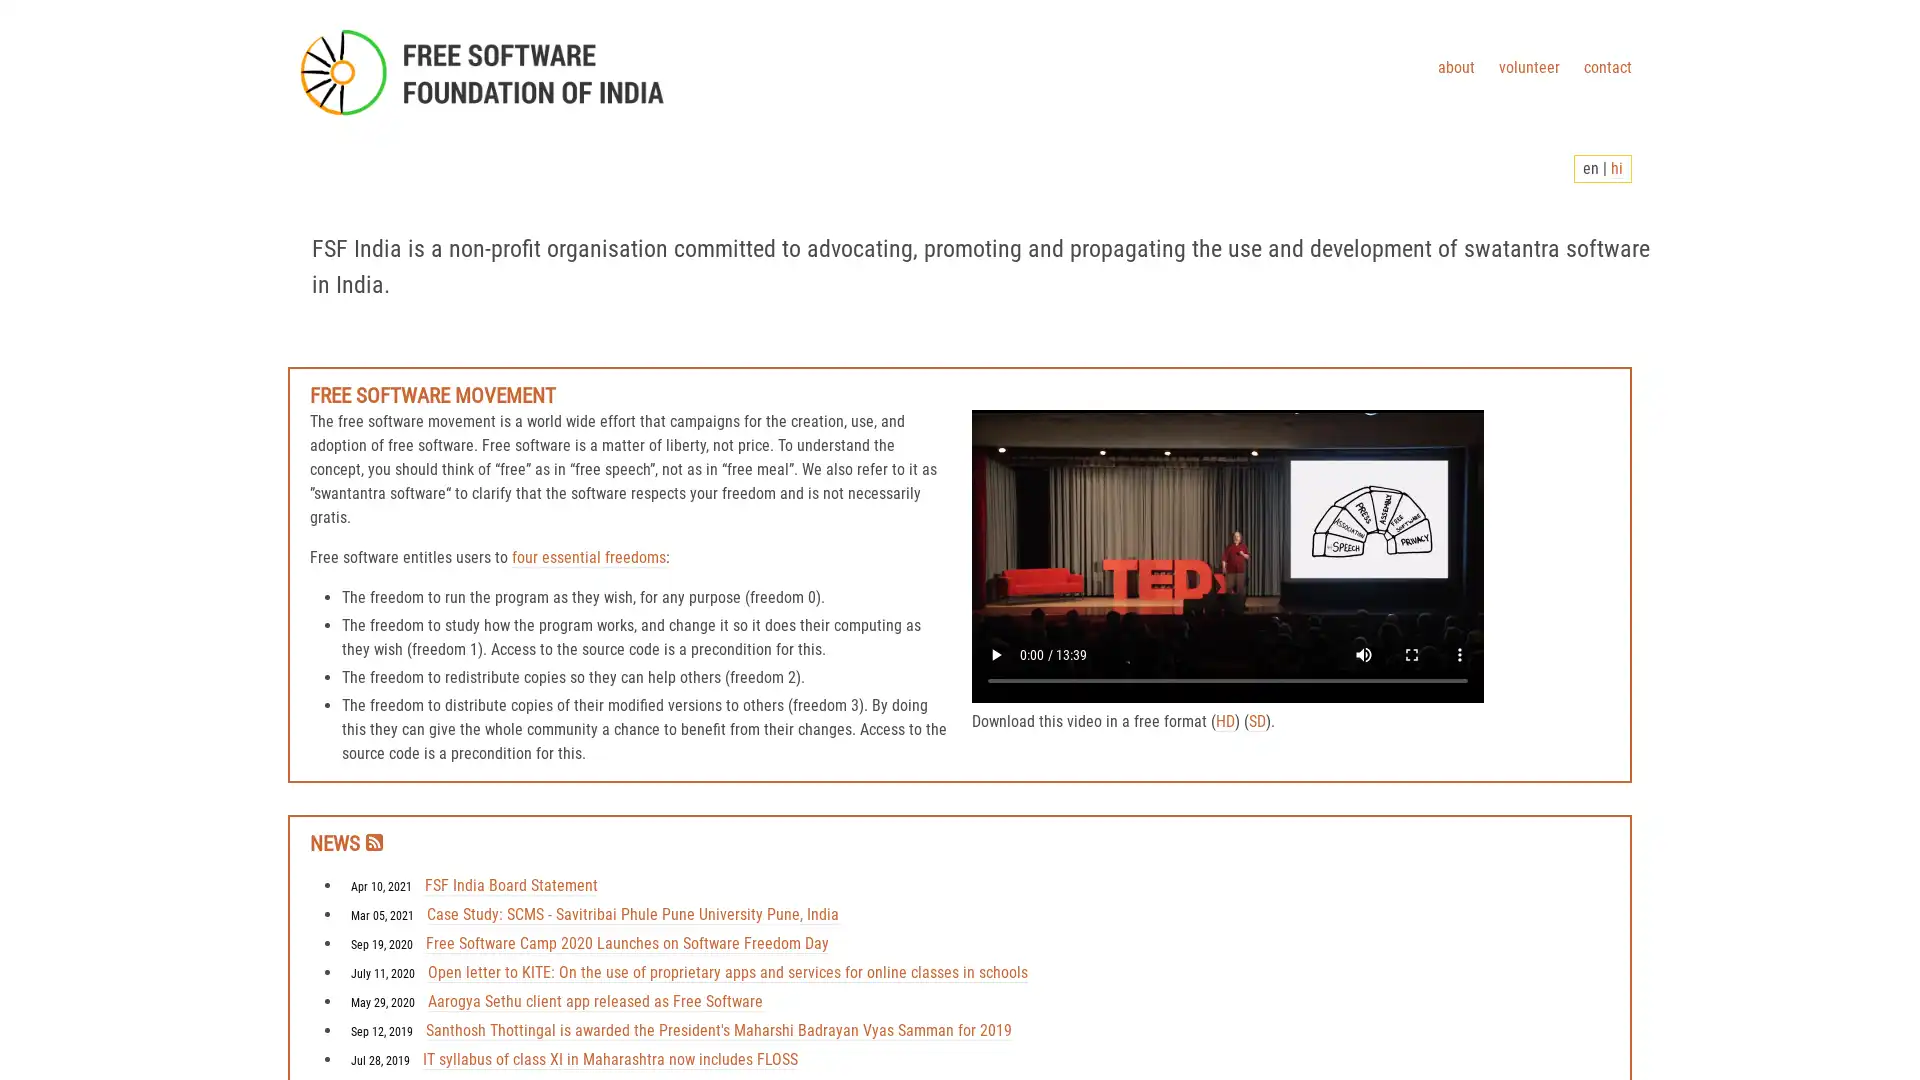  I want to click on play, so click(996, 655).